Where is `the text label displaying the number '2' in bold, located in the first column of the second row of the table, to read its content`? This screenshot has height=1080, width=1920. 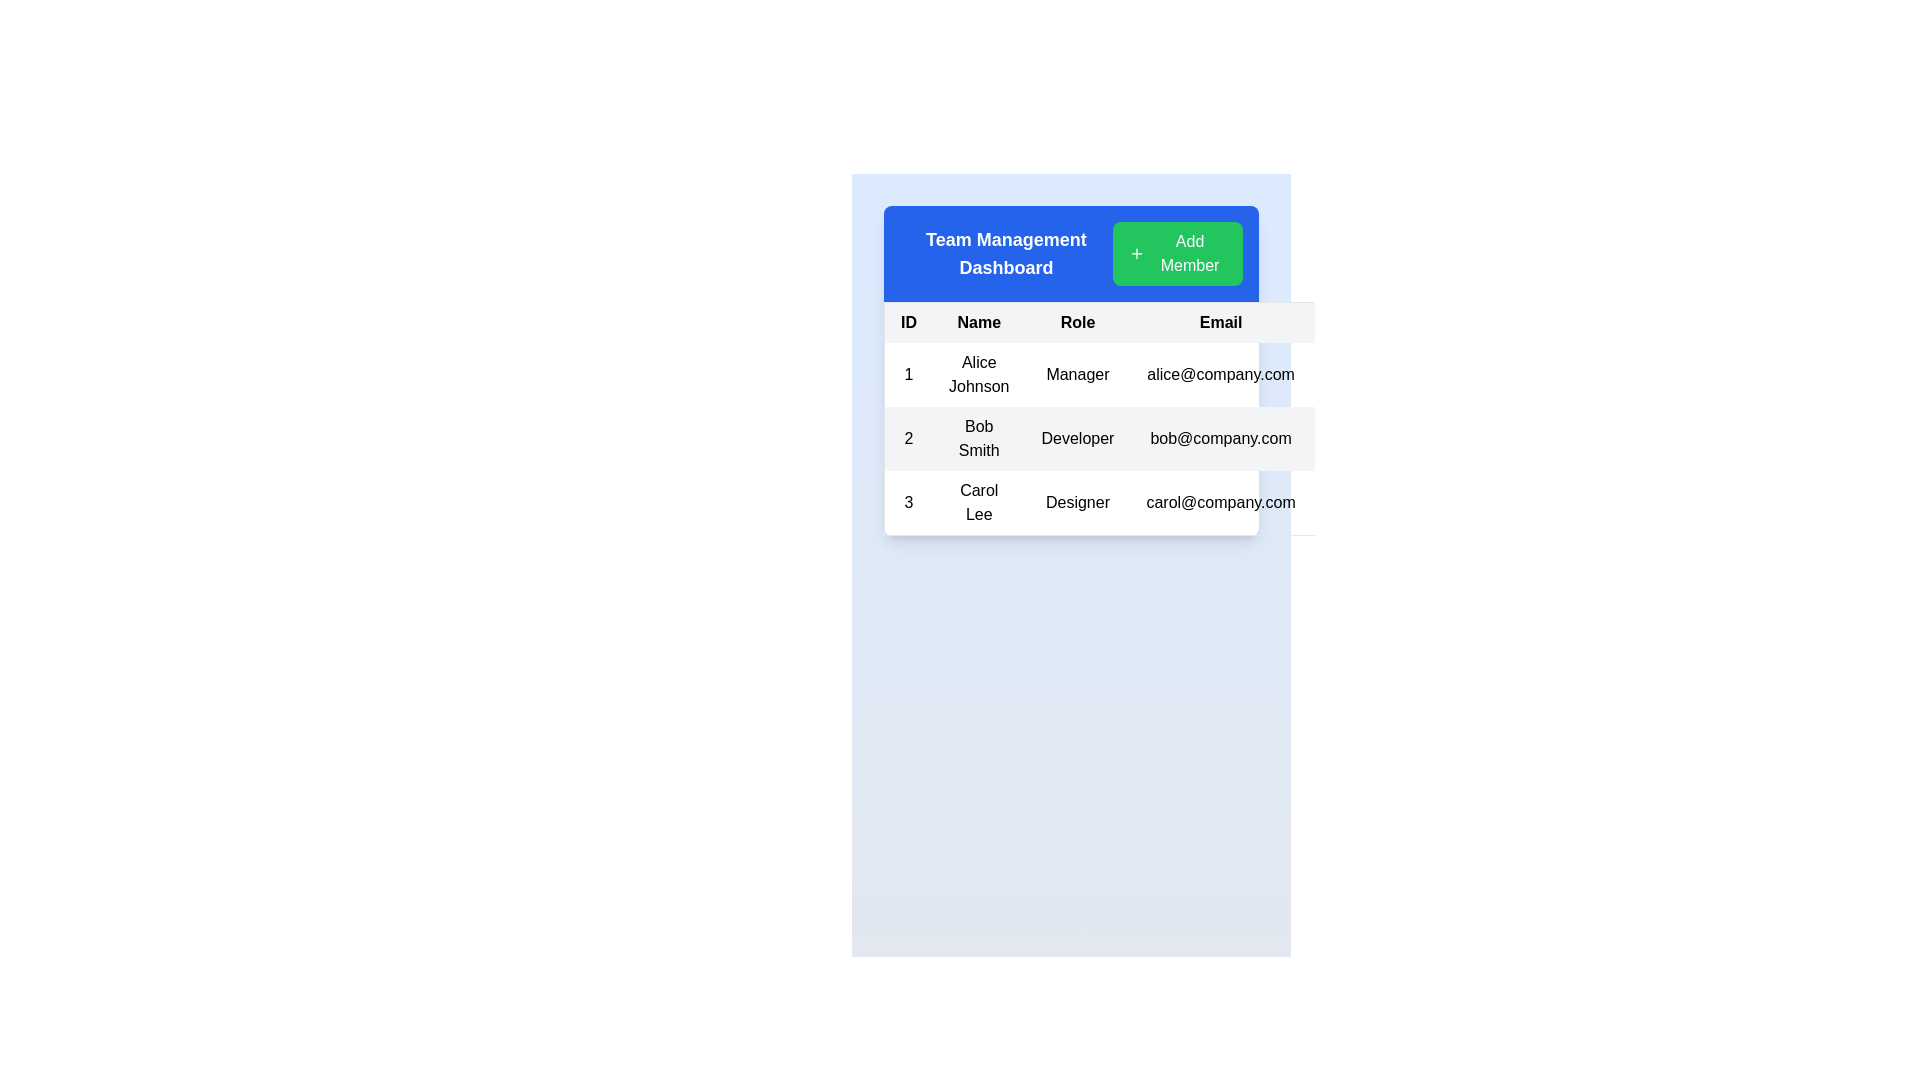
the text label displaying the number '2' in bold, located in the first column of the second row of the table, to read its content is located at coordinates (907, 438).